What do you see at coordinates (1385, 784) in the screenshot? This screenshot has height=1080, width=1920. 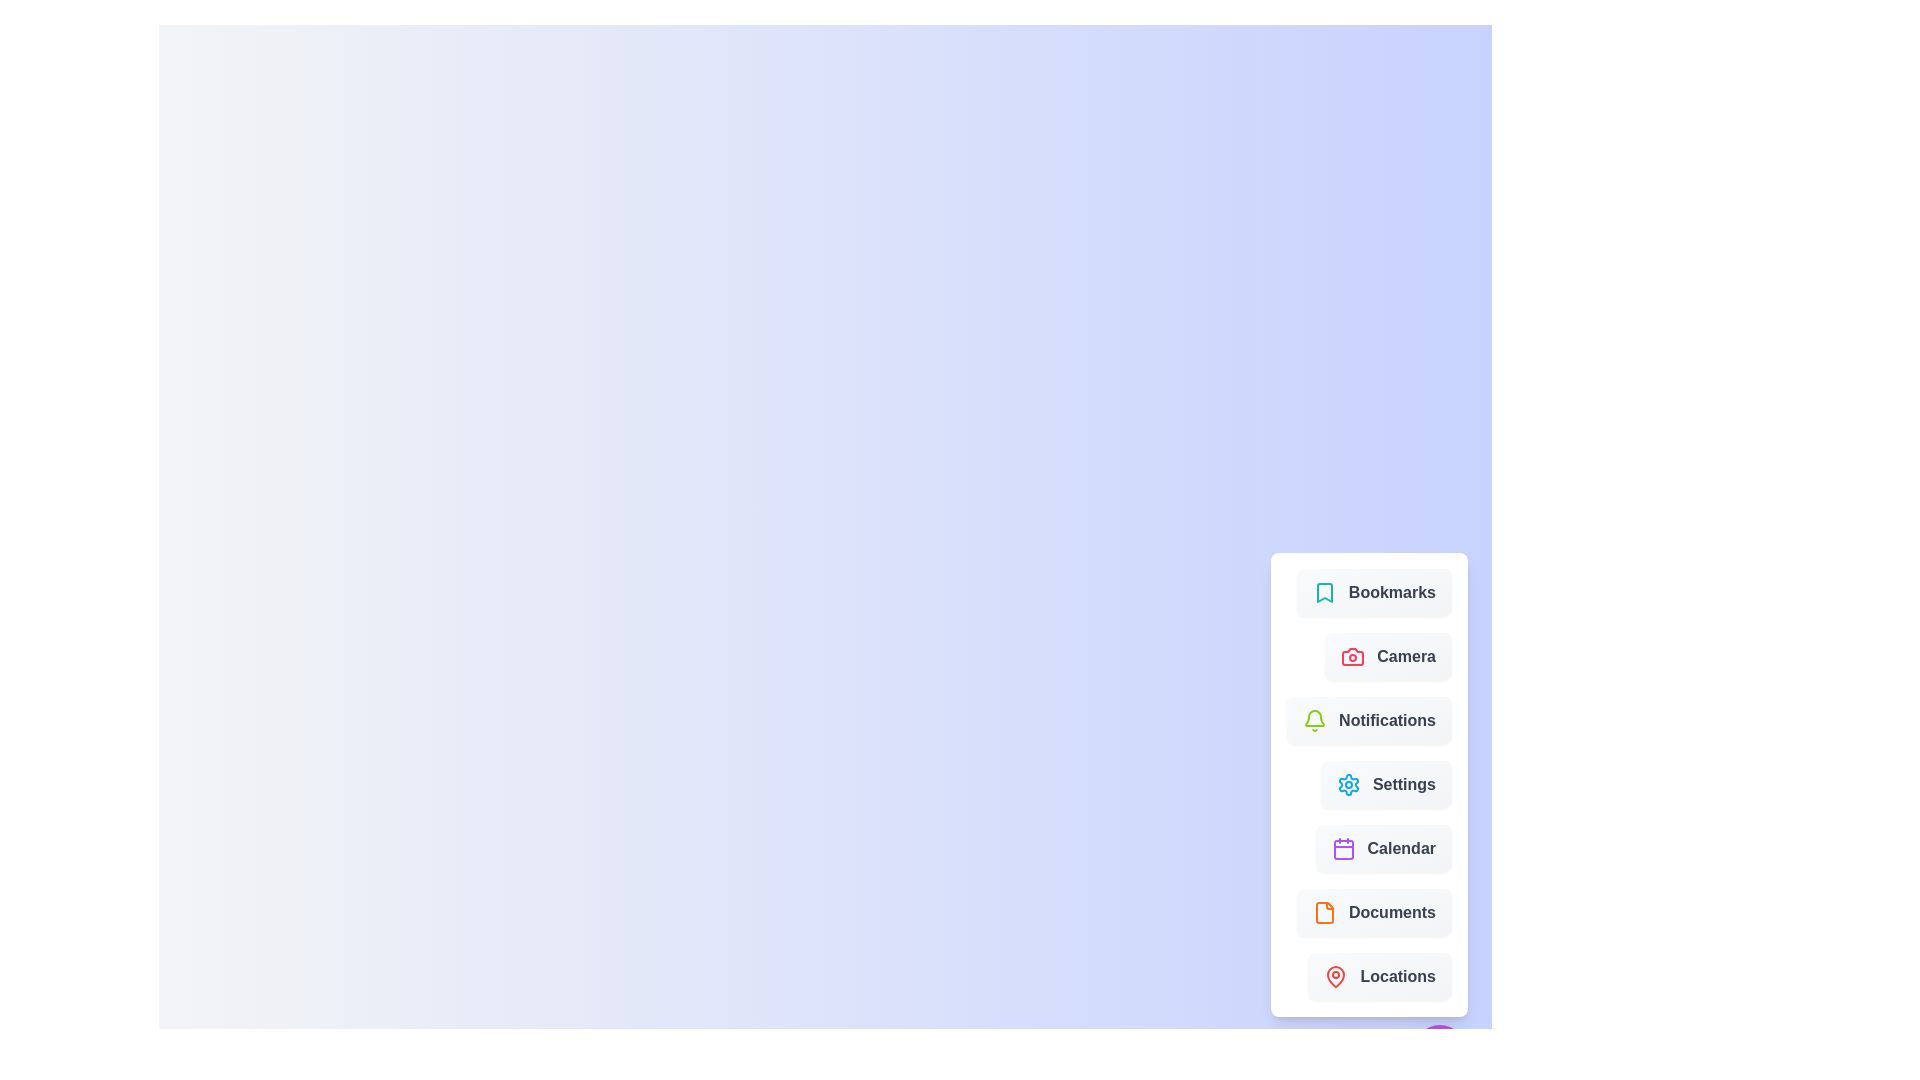 I see `the menu item corresponding to Settings to activate its action` at bounding box center [1385, 784].